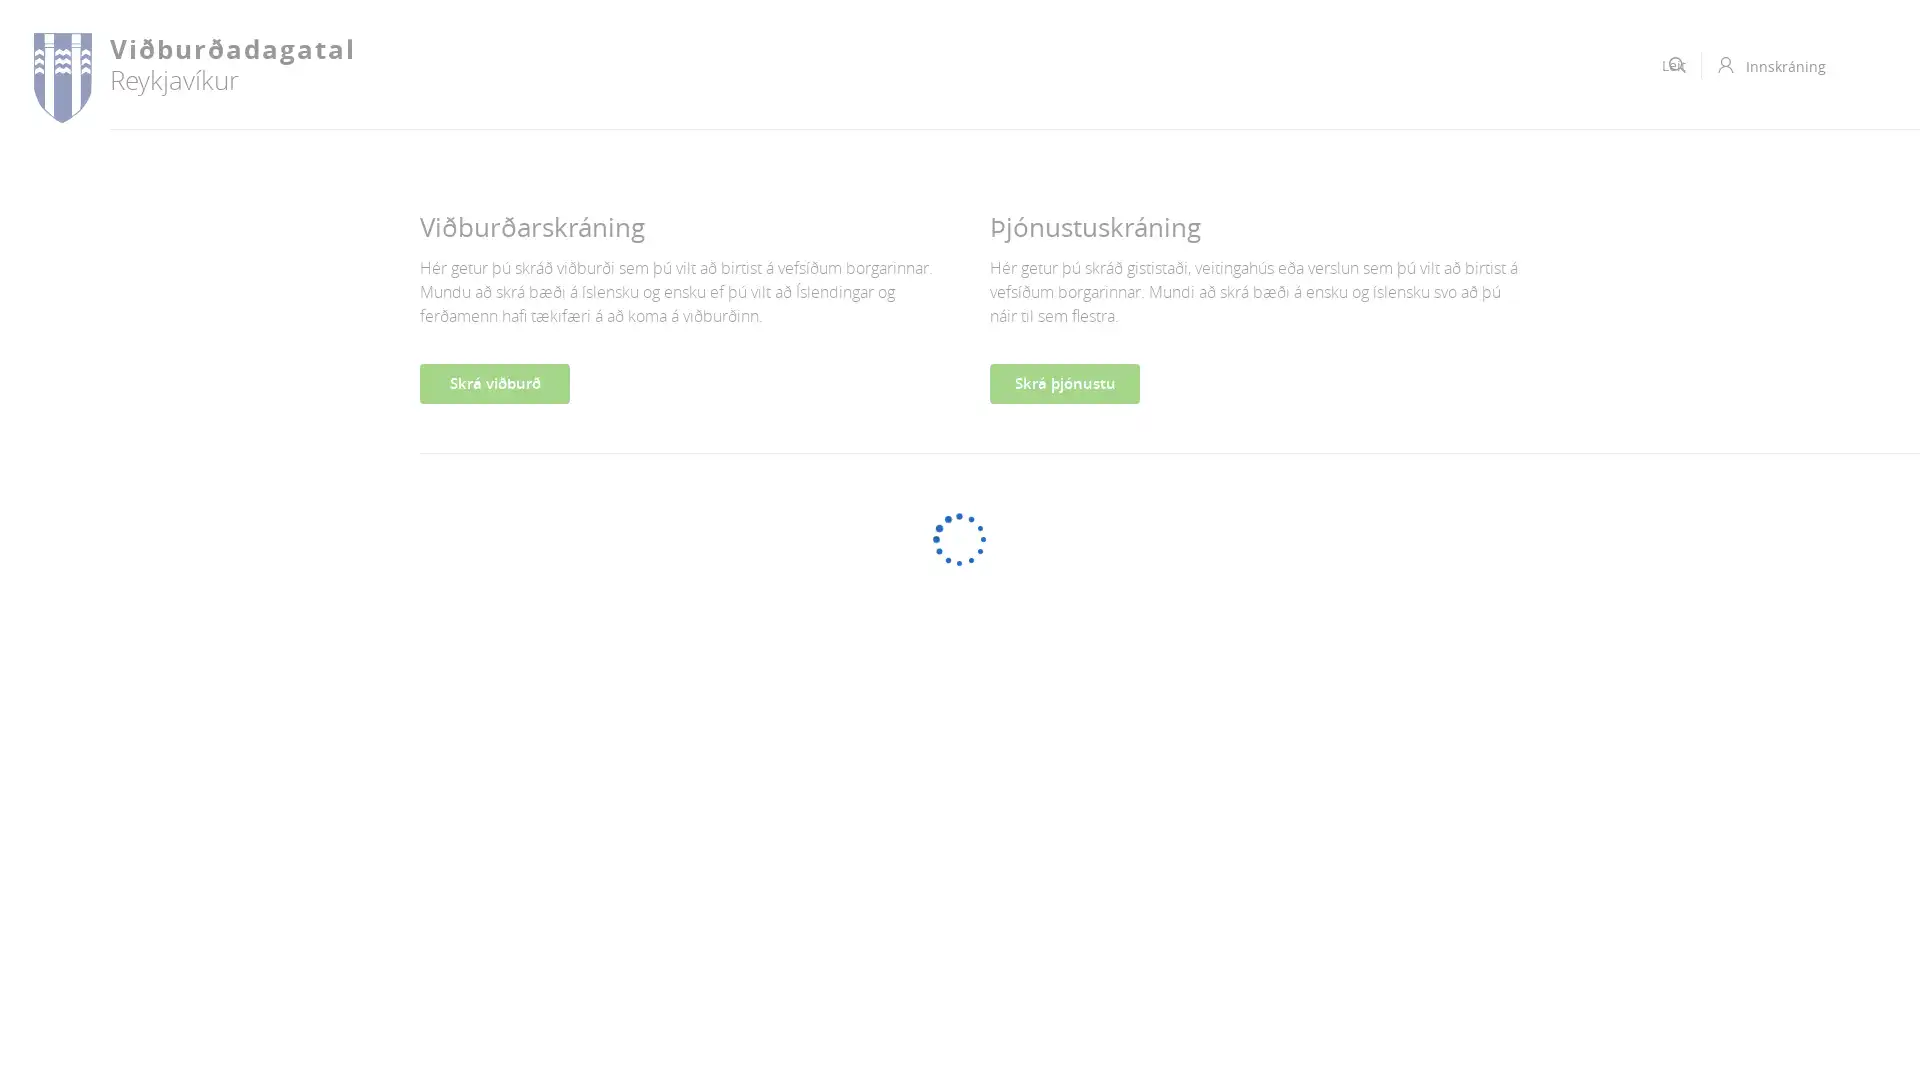  I want to click on Skra vibur, so click(494, 384).